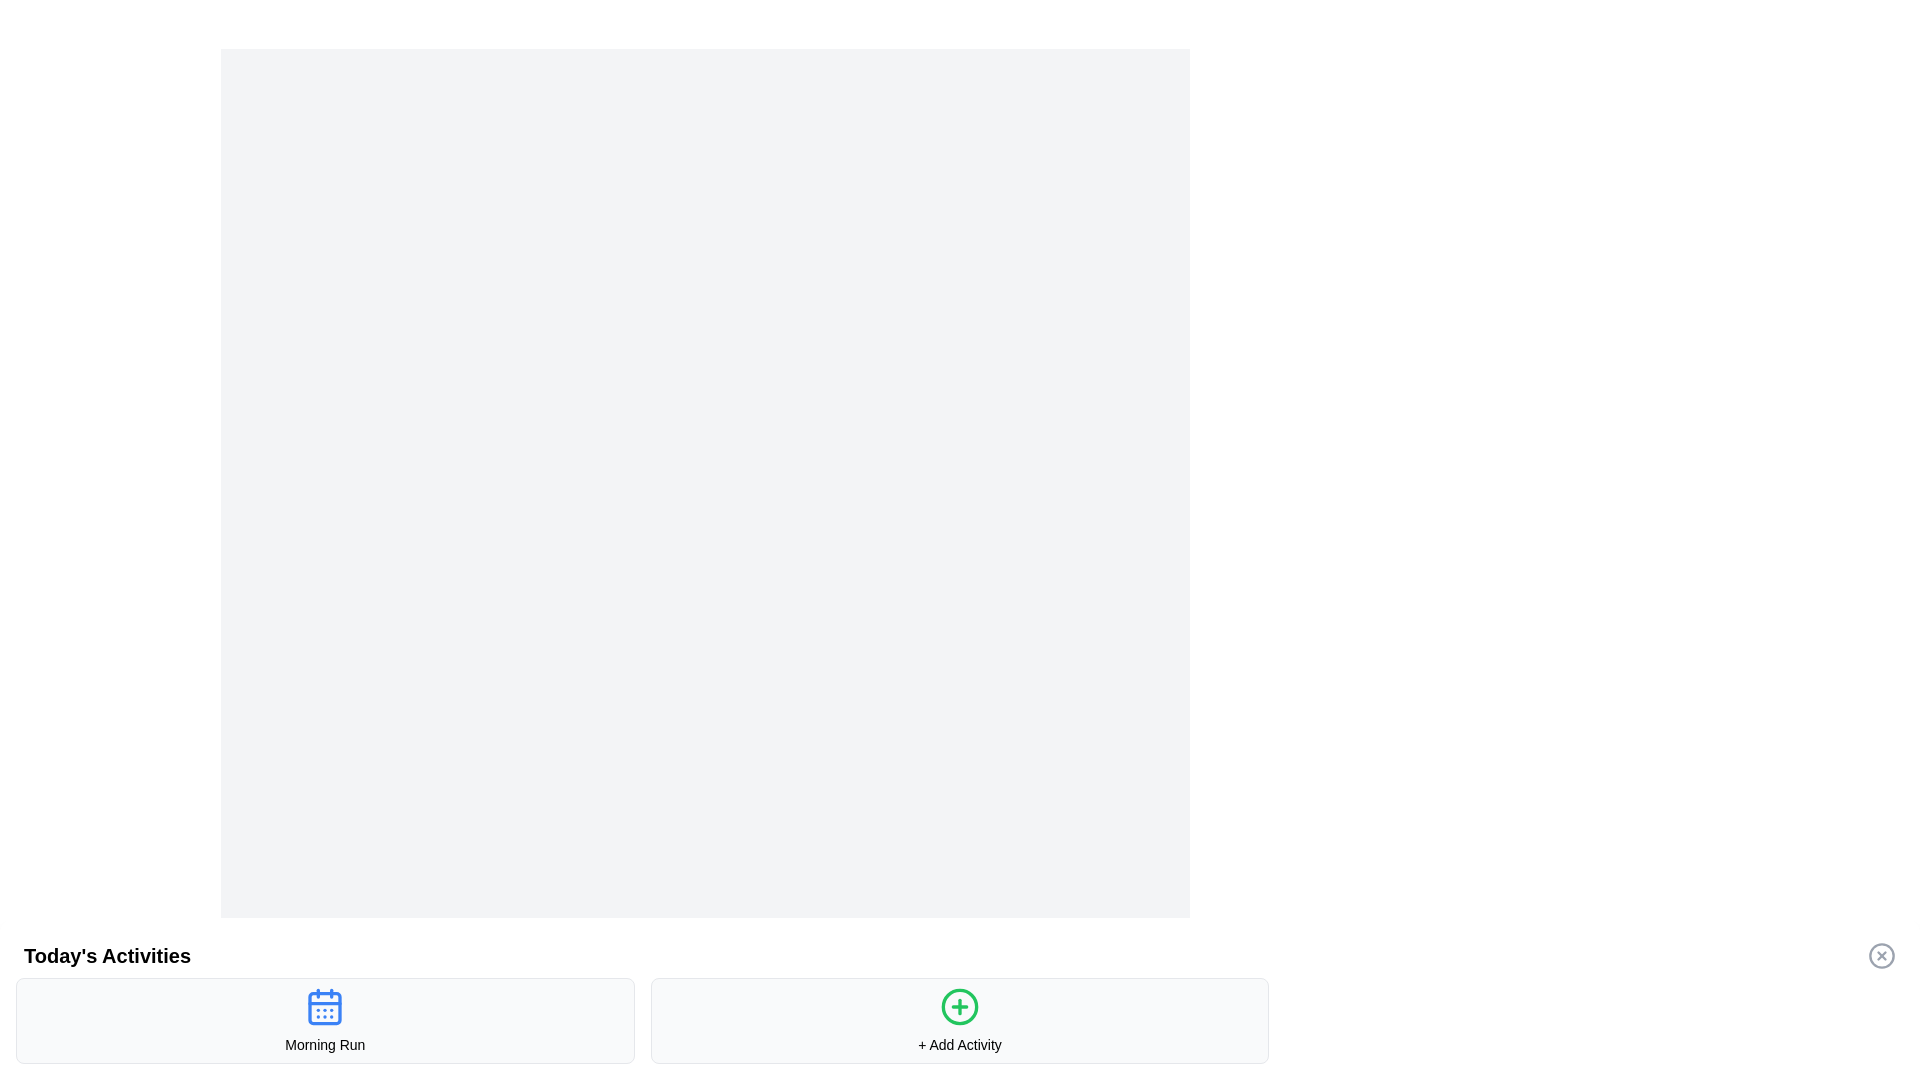 The width and height of the screenshot is (1920, 1080). I want to click on the green circular outline of the '+' icon located within the button labeled '+ Add Activity' at the bottom-center of the interface, so click(960, 1006).